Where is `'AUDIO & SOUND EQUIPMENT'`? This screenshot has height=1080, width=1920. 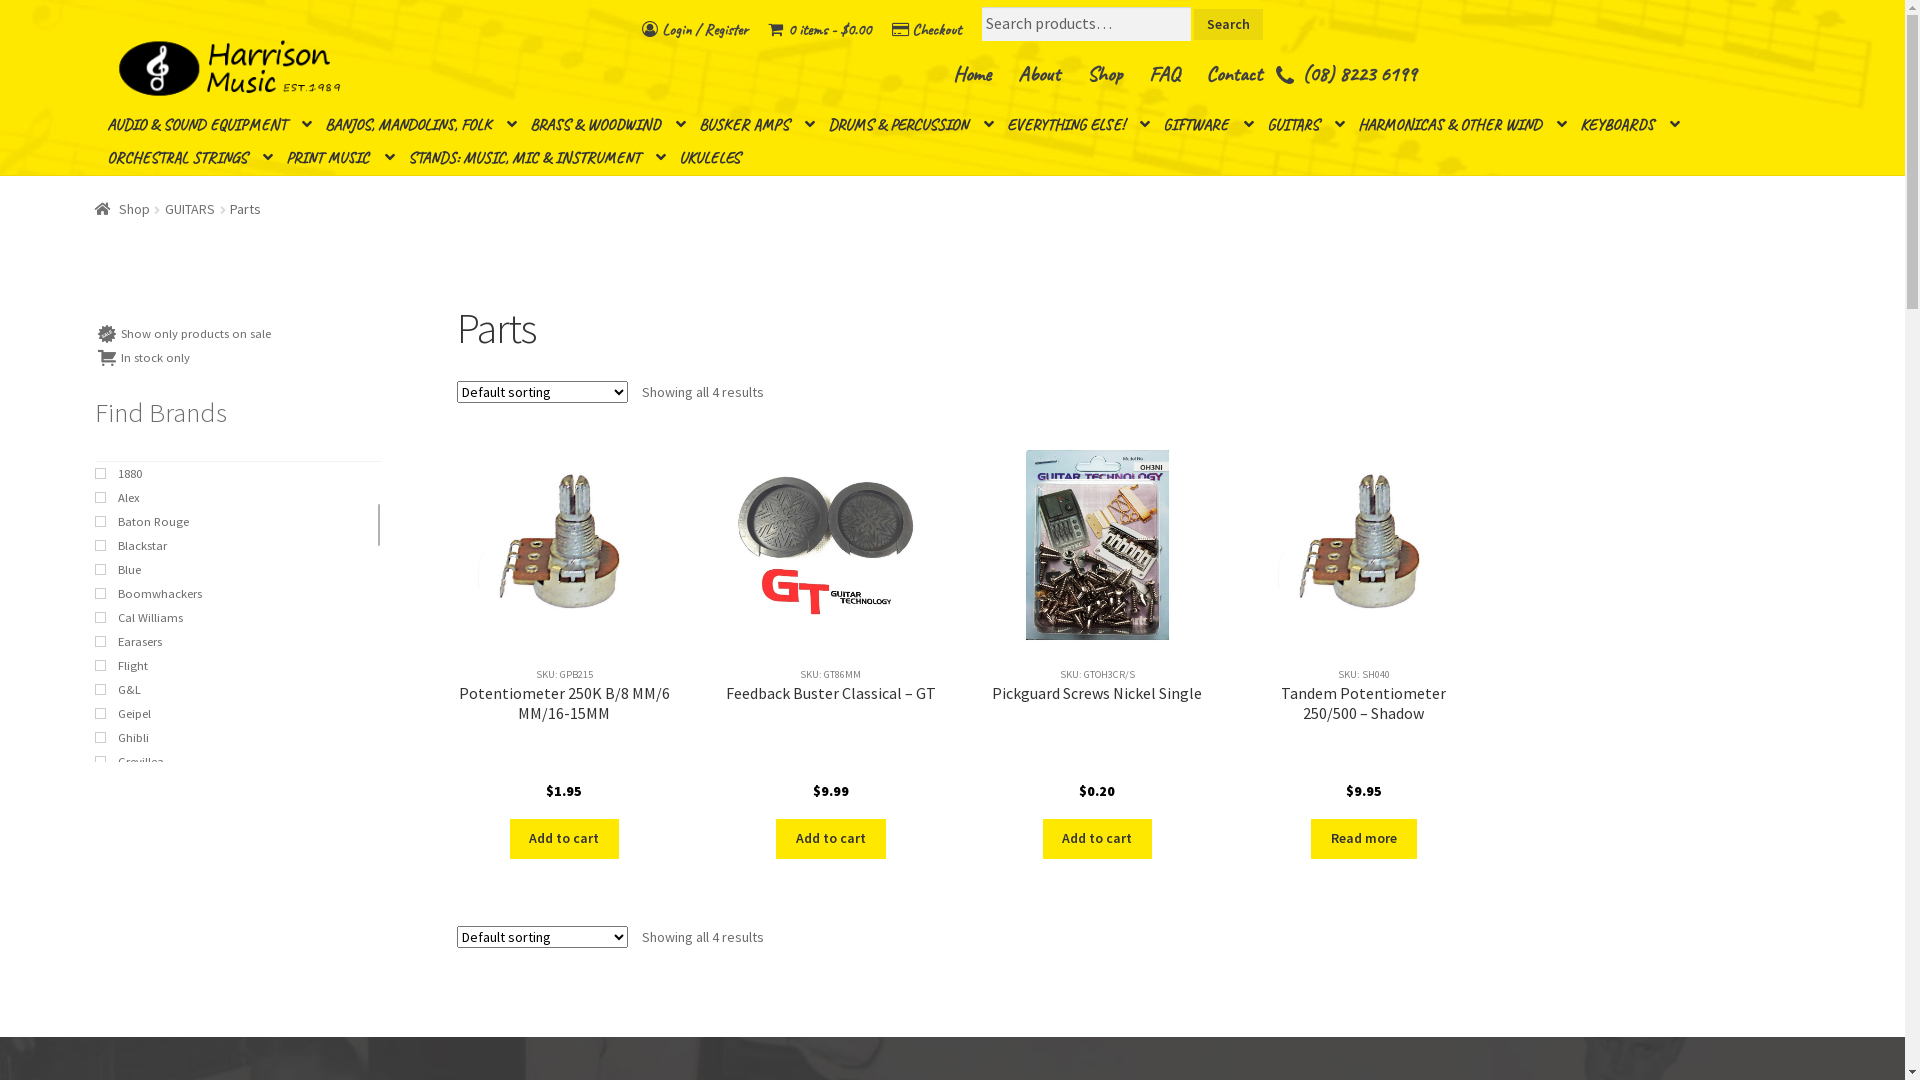 'AUDIO & SOUND EQUIPMENT' is located at coordinates (209, 125).